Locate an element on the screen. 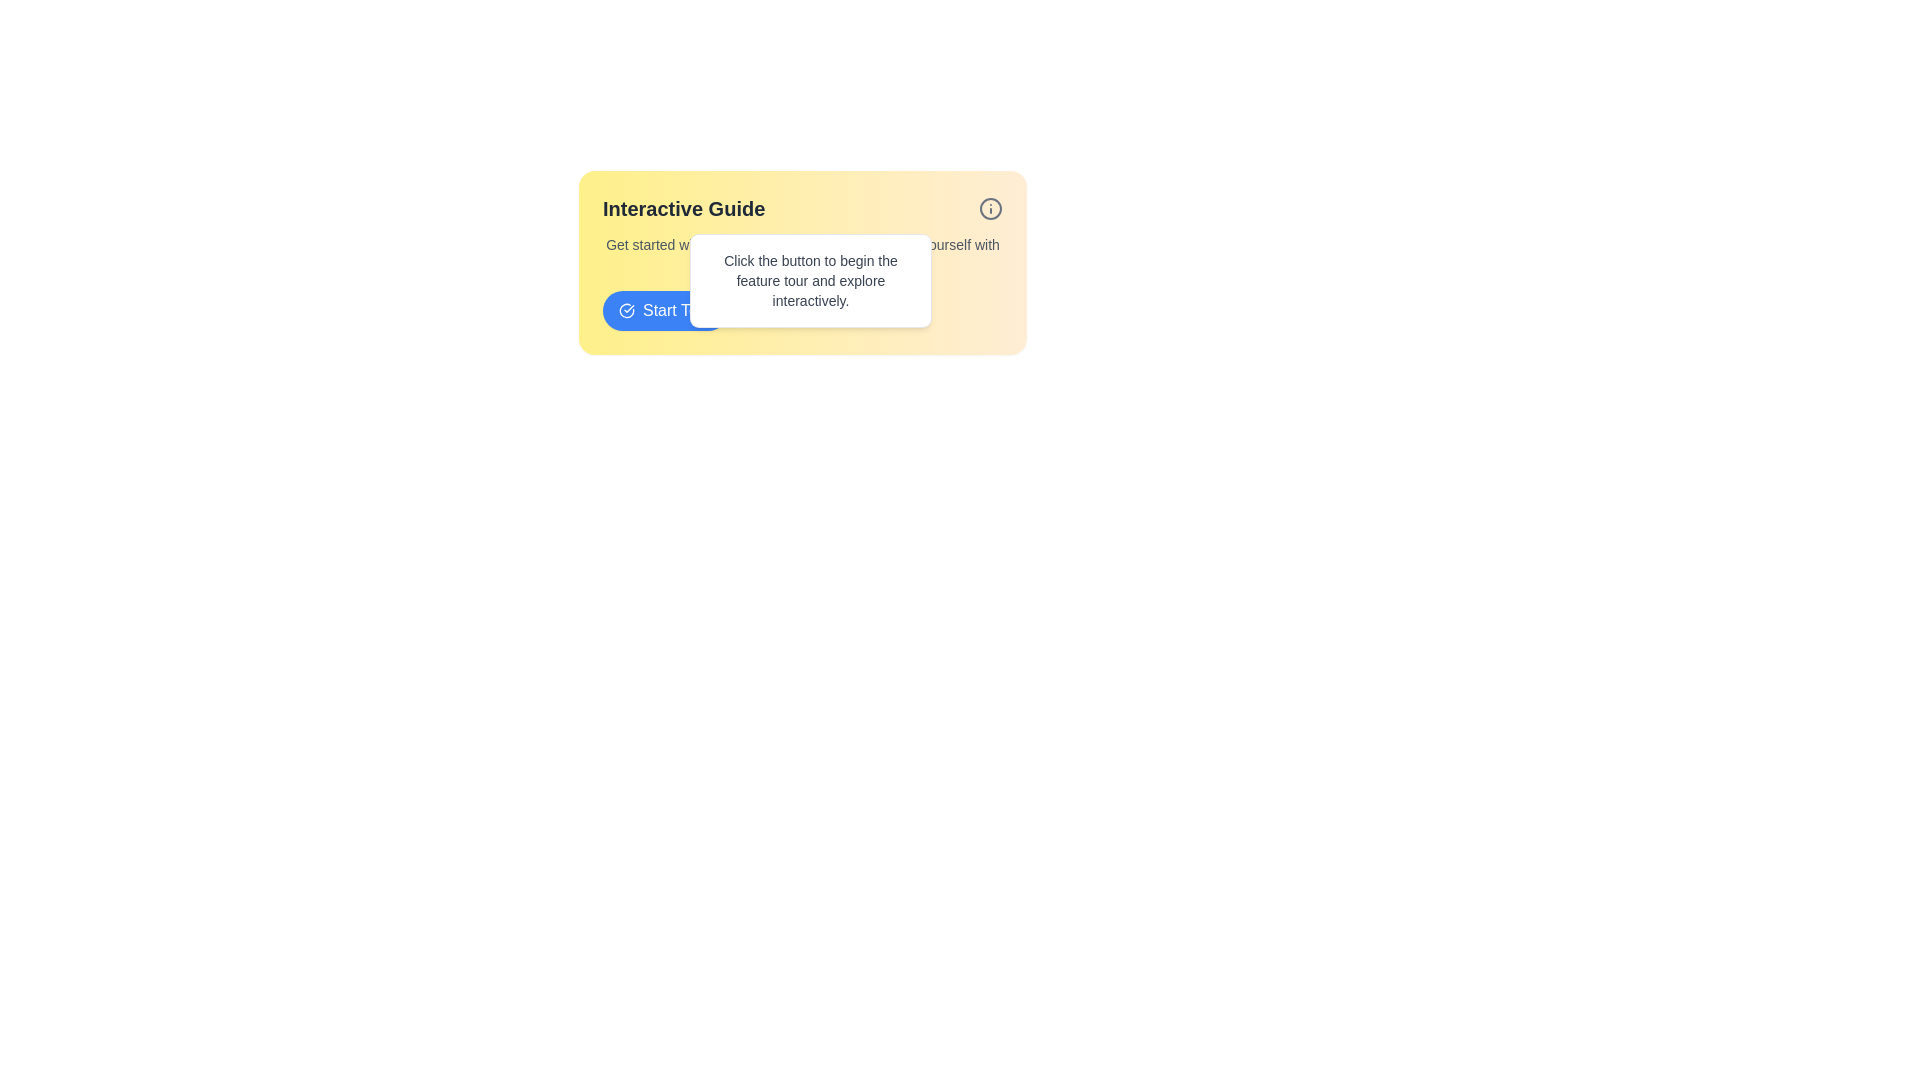  the interactive guide button located below the descriptive text is located at coordinates (665, 311).